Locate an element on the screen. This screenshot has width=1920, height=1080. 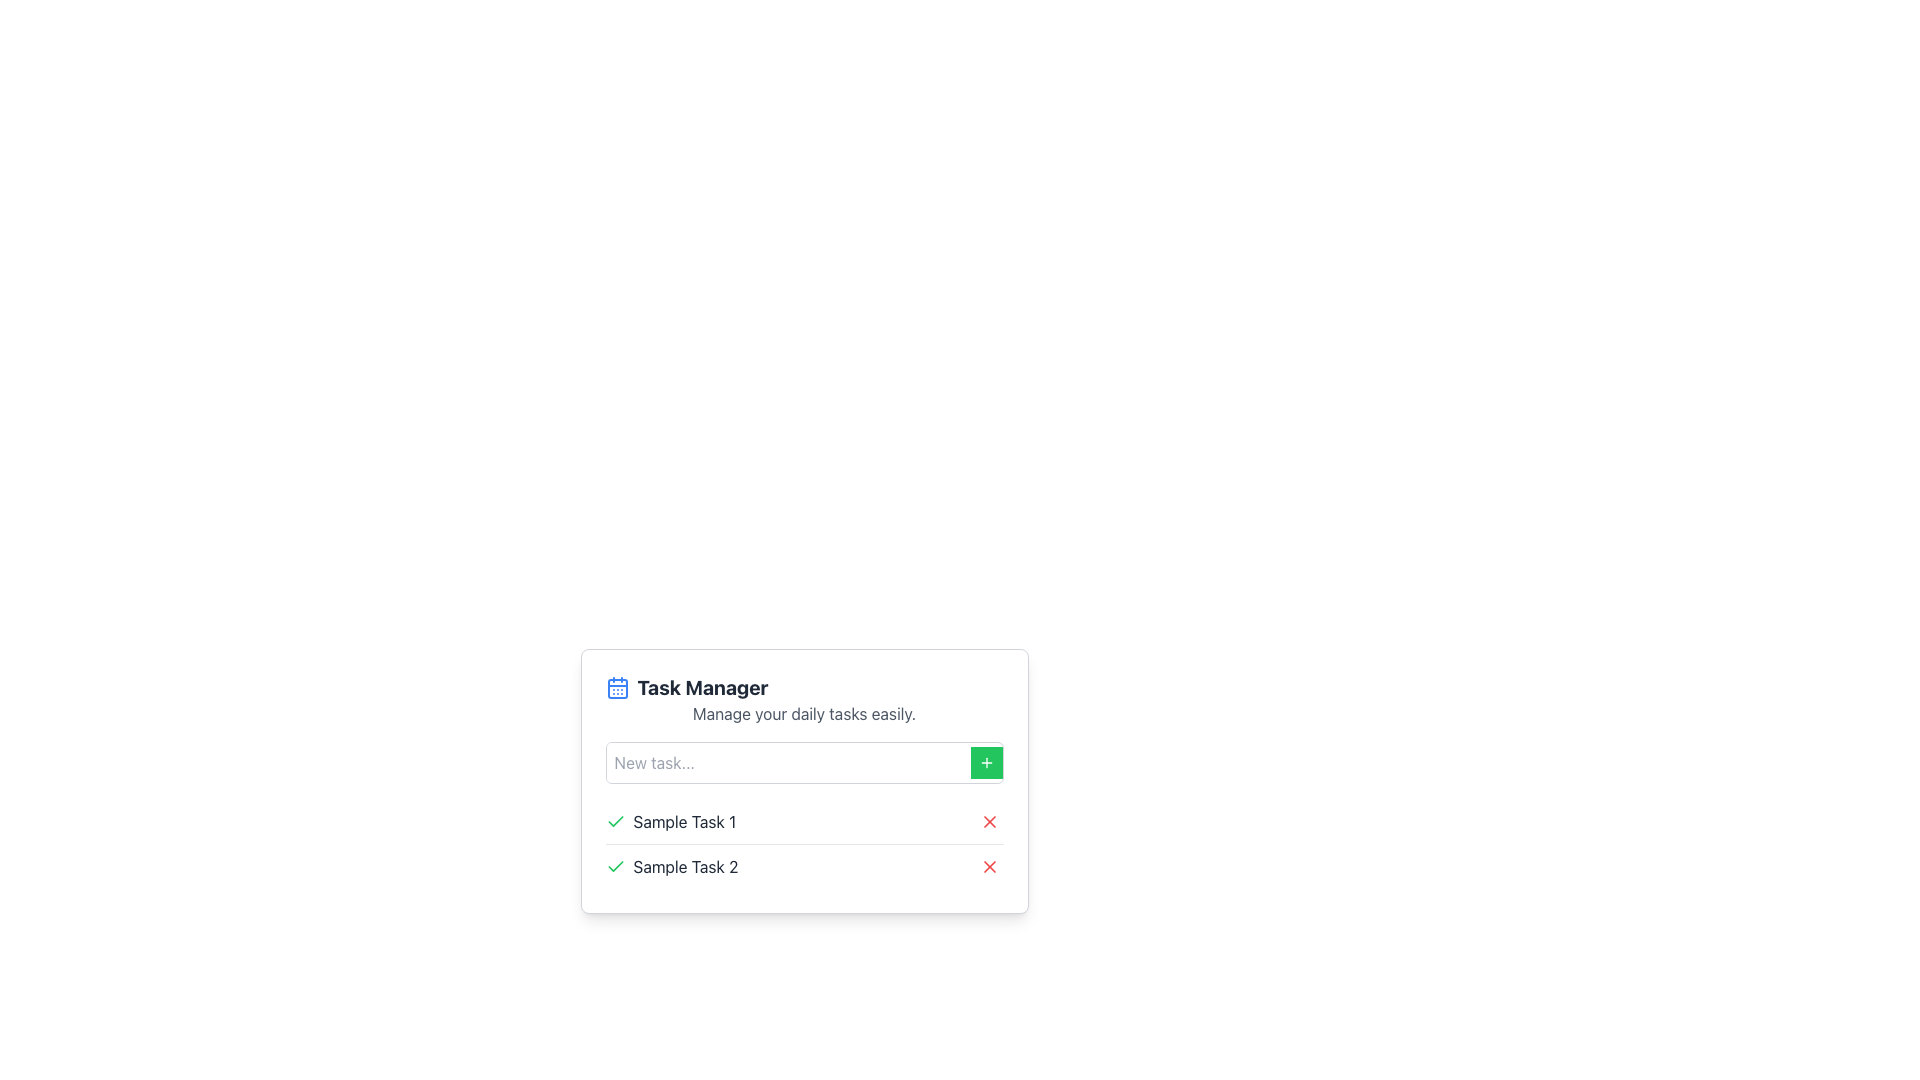
the red 'X' icon button located next to 'Sample Task 2' in the task list is located at coordinates (989, 866).